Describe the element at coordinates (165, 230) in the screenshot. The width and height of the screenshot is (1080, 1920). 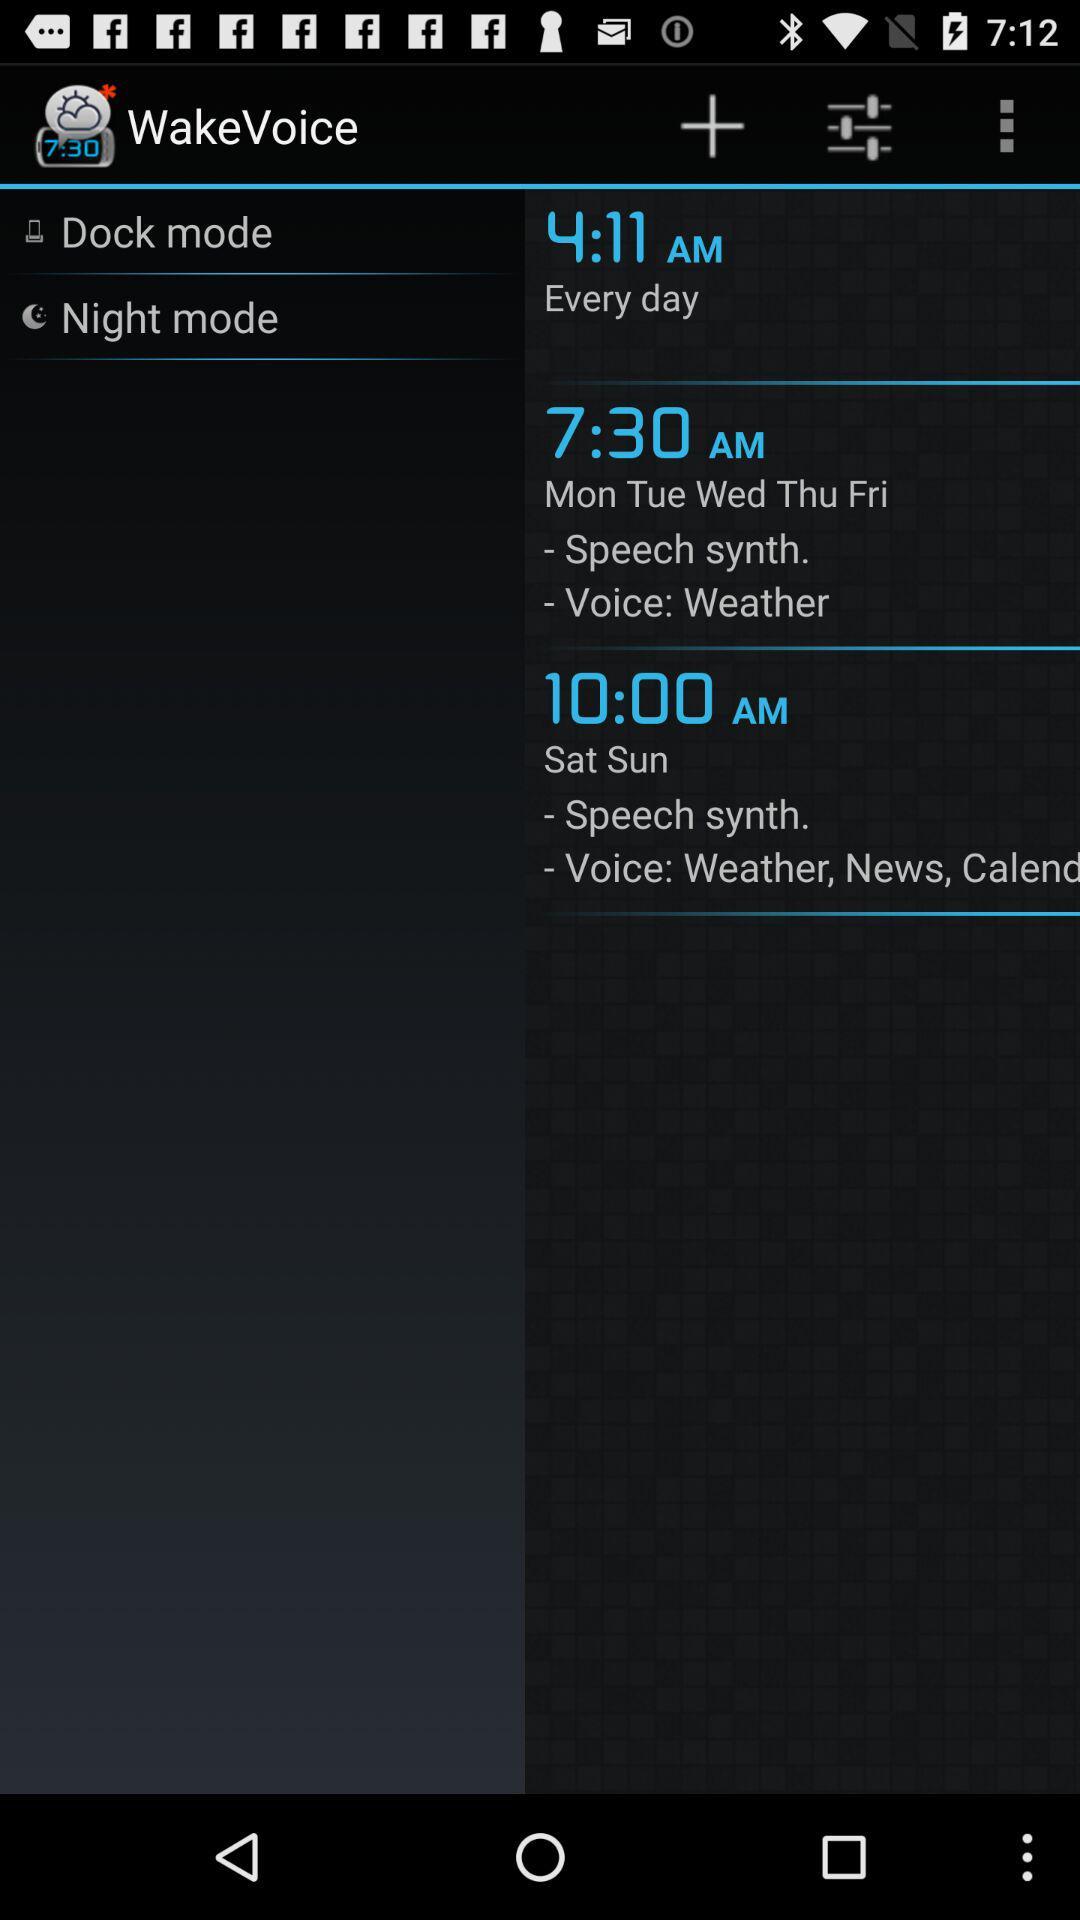
I see `the icon above night mode item` at that location.